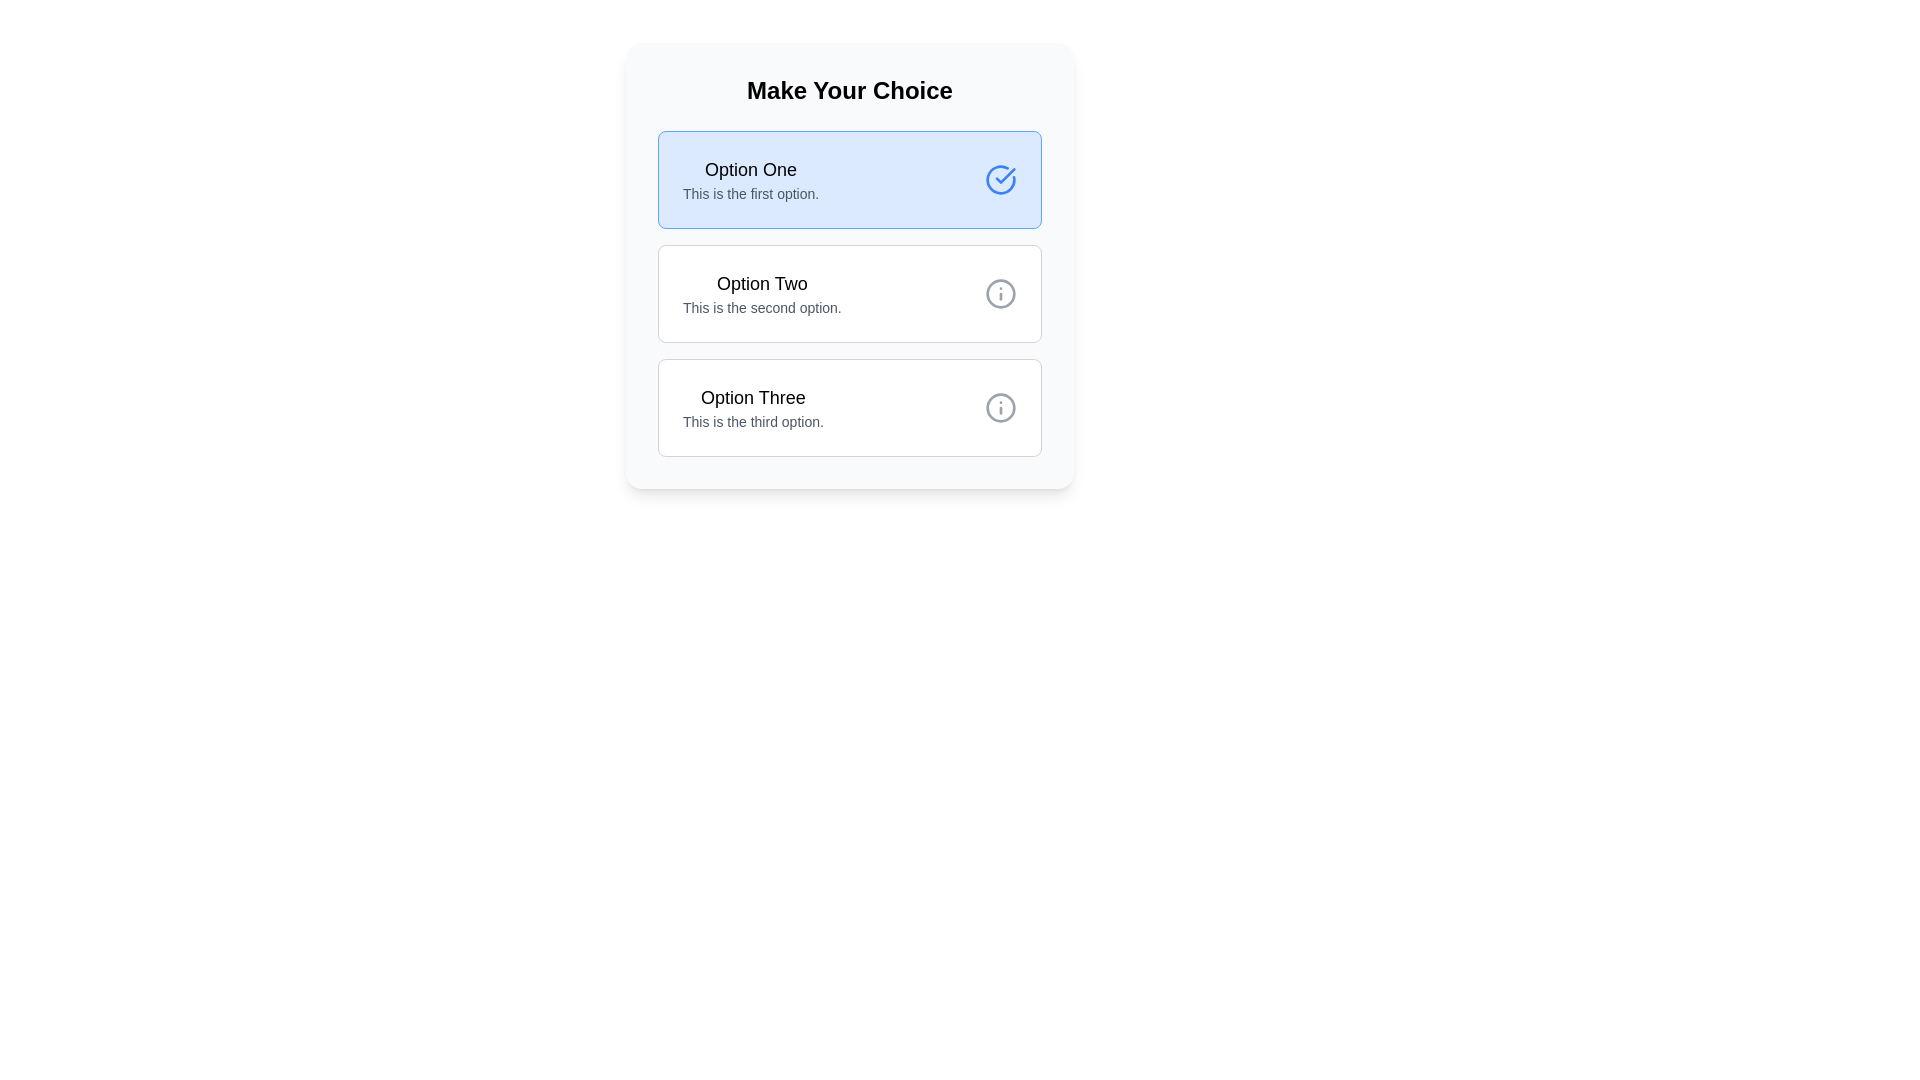 This screenshot has height=1080, width=1920. What do you see at coordinates (752, 397) in the screenshot?
I see `the static text label that serves as the title for the third choice in the selection panel, located between 'Option Two' and 'This is the third option.'` at bounding box center [752, 397].